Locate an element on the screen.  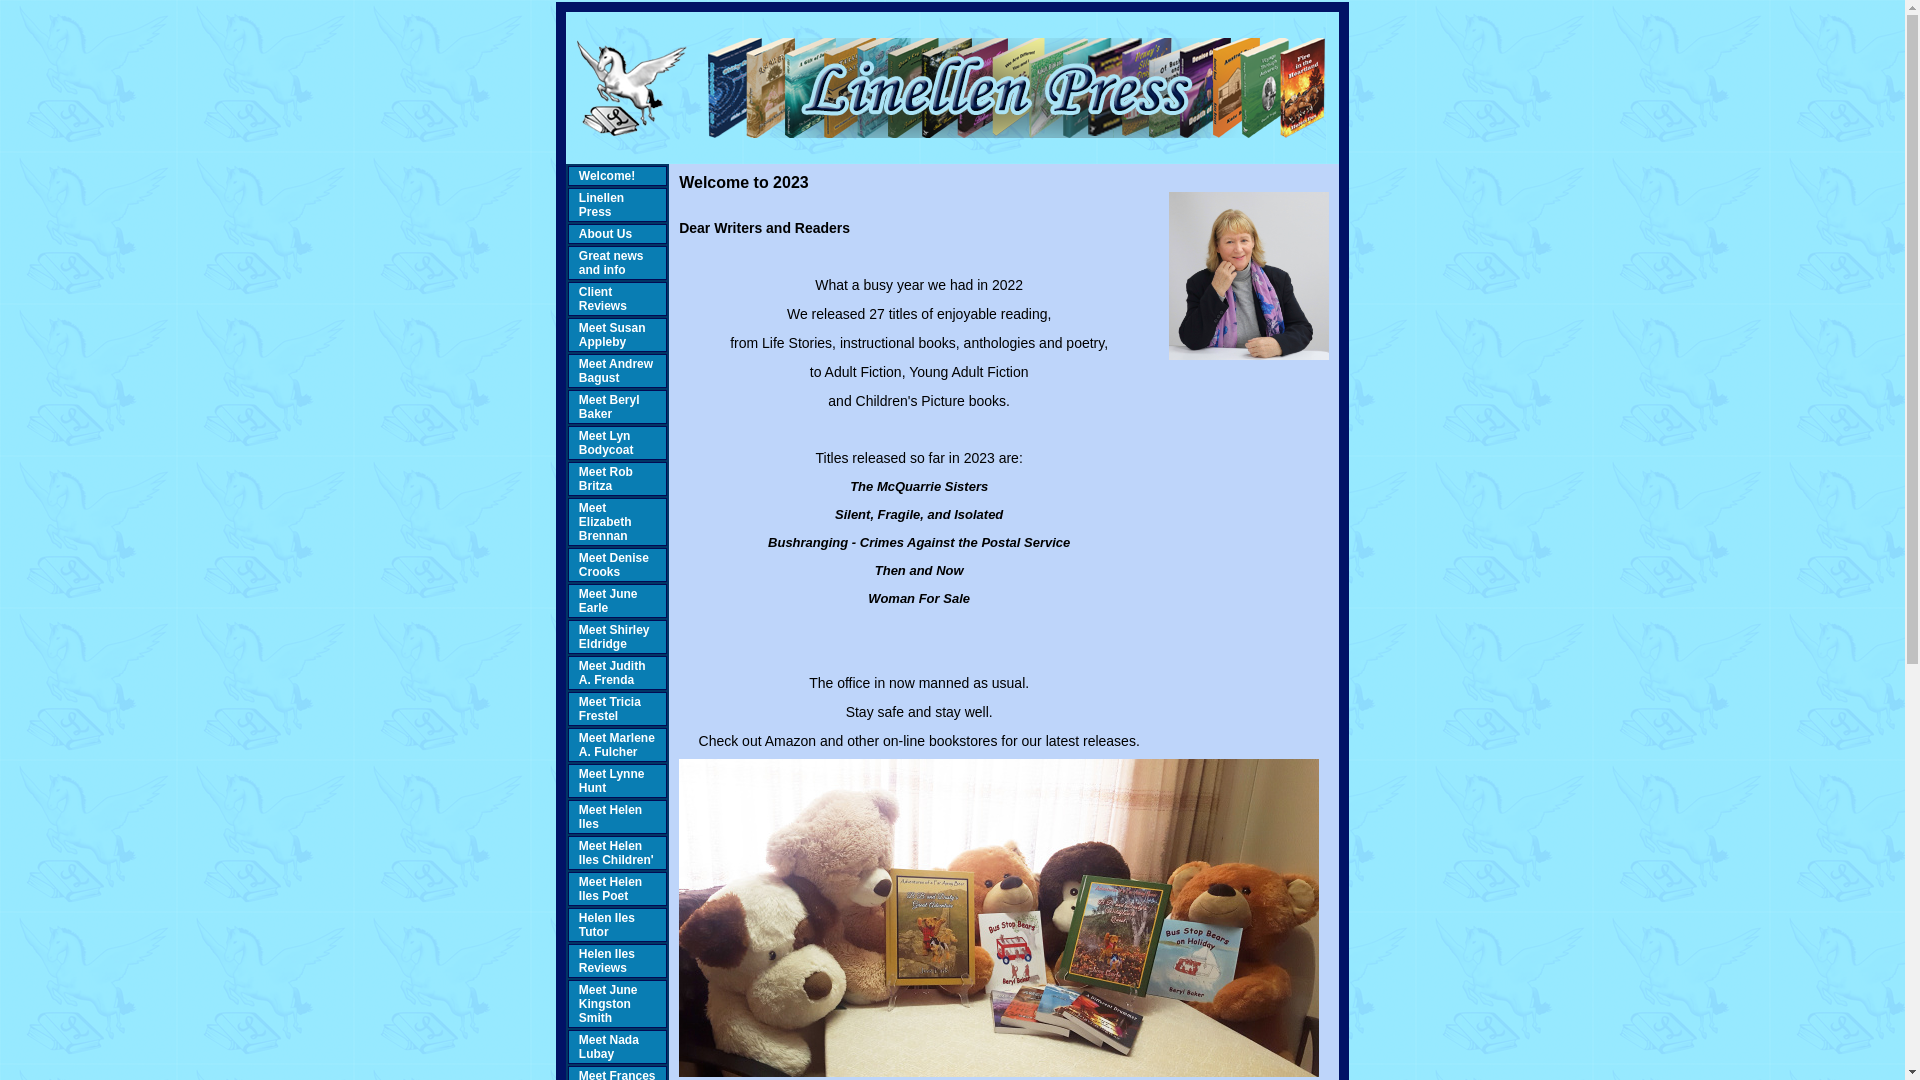
'Meet Lyn Bodycoat' is located at coordinates (605, 442).